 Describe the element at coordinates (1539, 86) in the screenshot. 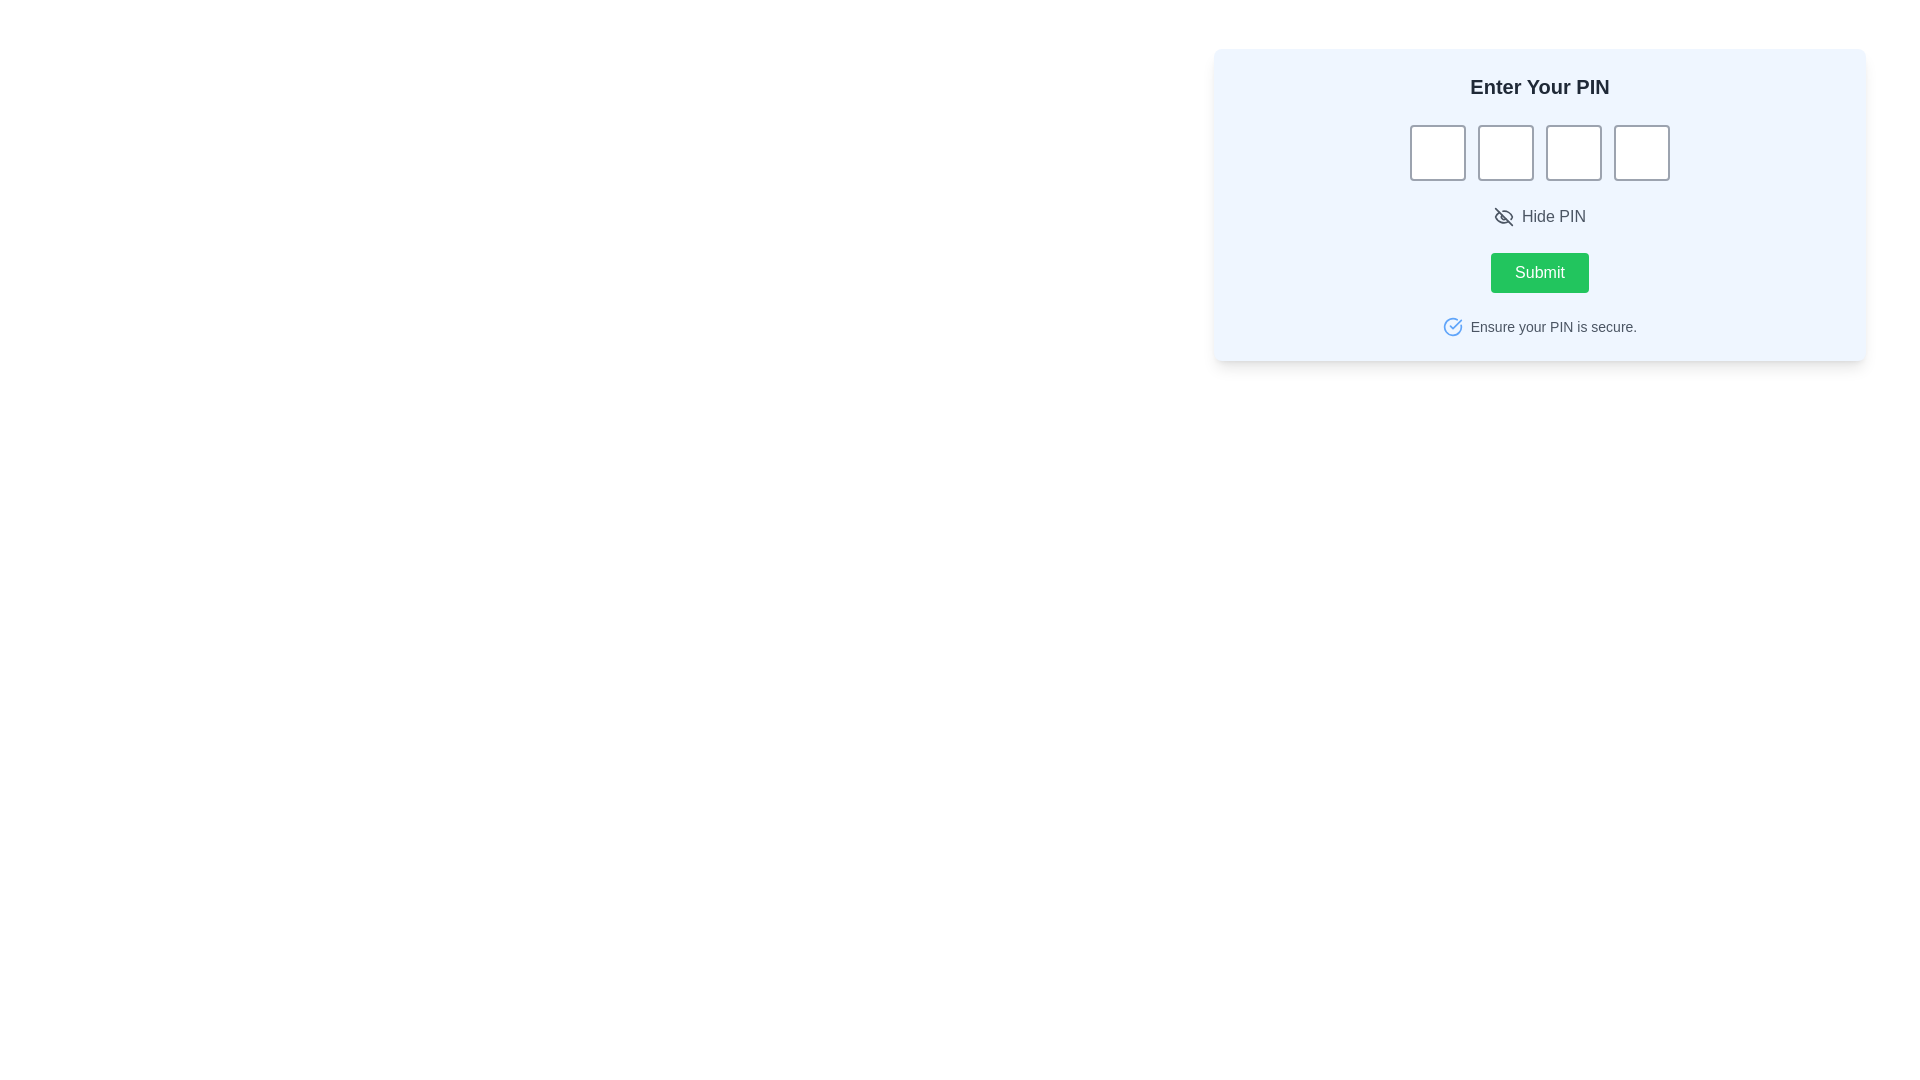

I see `the static text label that instructs the user to enter their PIN, which is centrally aligned at the top of the interface` at that location.